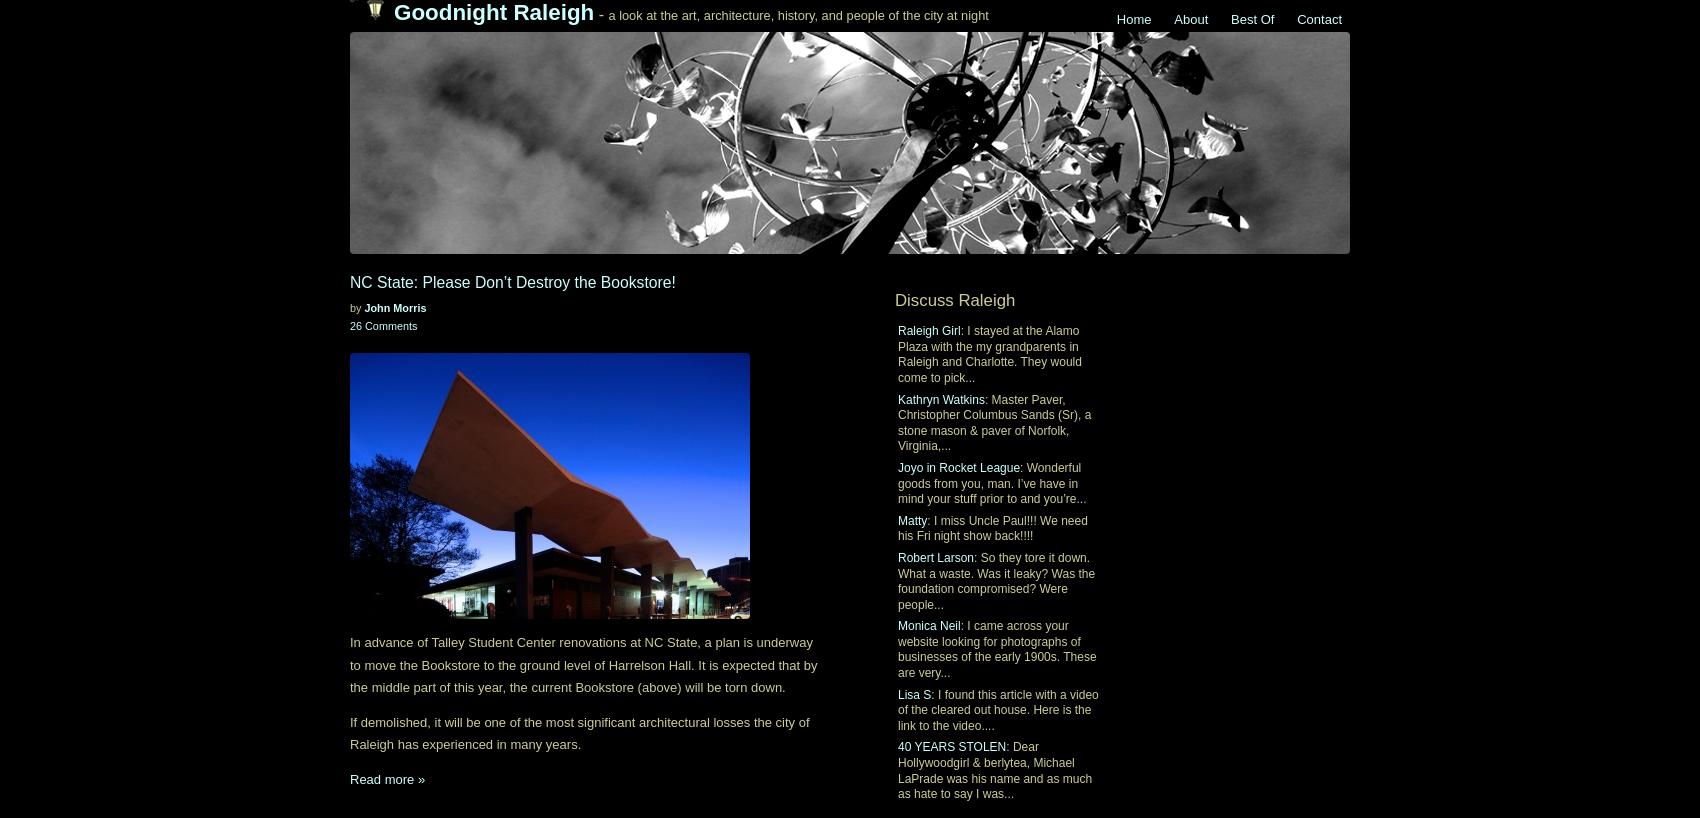 The width and height of the screenshot is (1700, 818). I want to click on ': I stayed at the Alamo Plaza with the my grandparents in Raleigh and Charlotte. They would come to pick...', so click(988, 354).